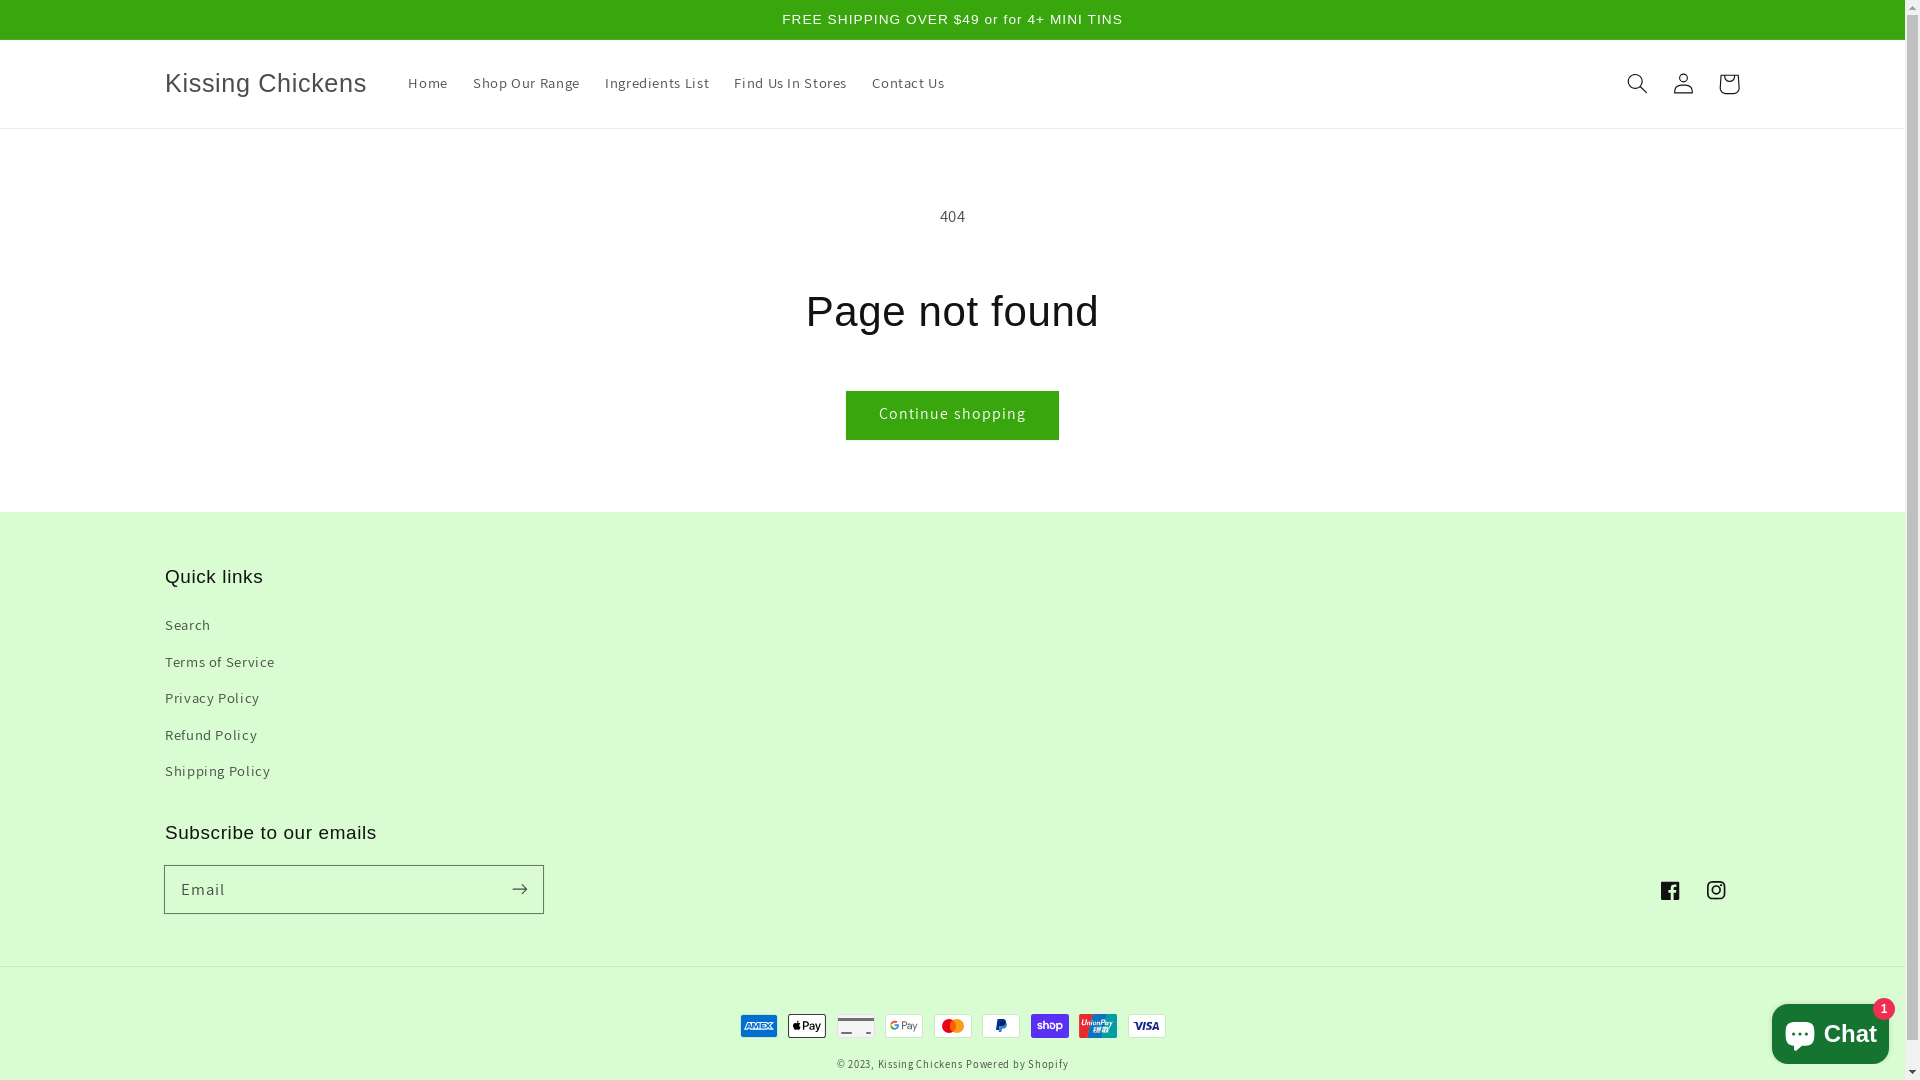 Image resolution: width=1920 pixels, height=1080 pixels. What do you see at coordinates (211, 733) in the screenshot?
I see `'Refund Policy'` at bounding box center [211, 733].